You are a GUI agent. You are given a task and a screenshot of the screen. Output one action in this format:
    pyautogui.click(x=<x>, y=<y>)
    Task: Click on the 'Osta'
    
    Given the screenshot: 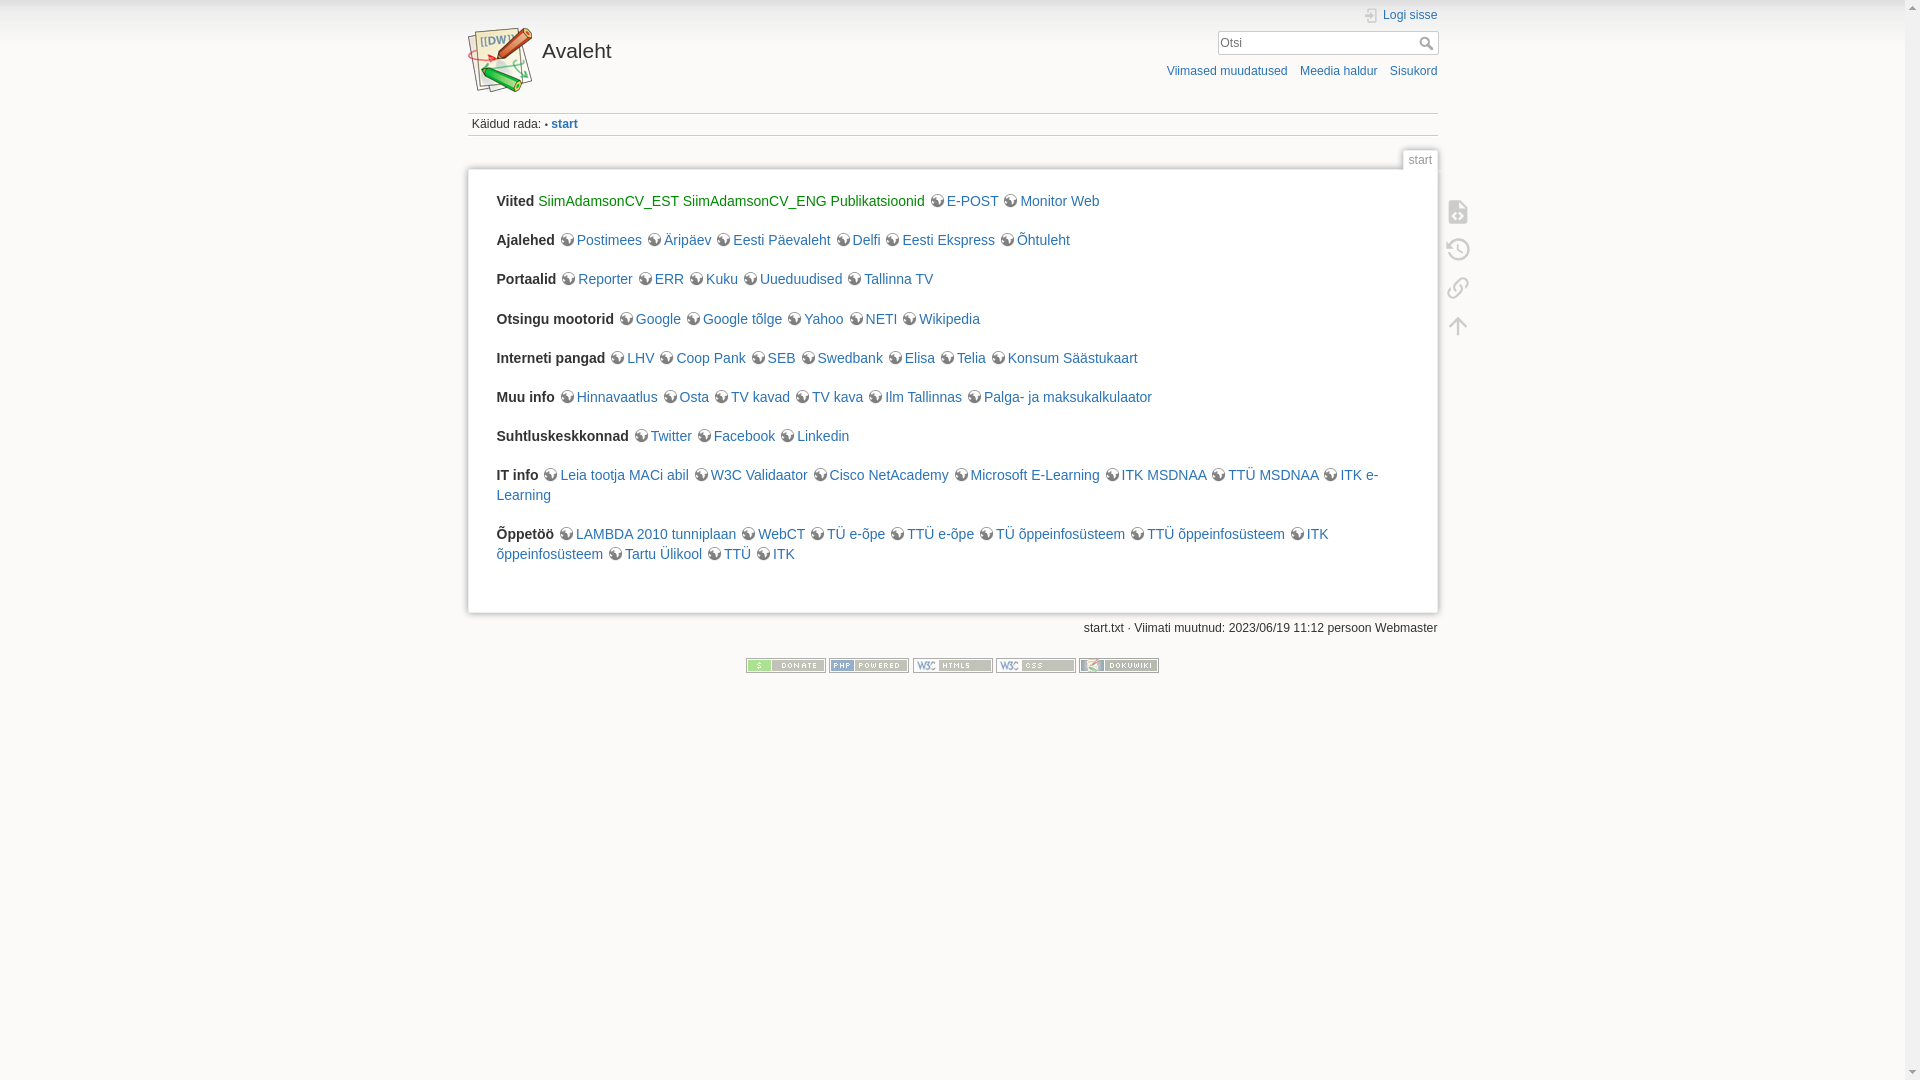 What is the action you would take?
    pyautogui.click(x=686, y=397)
    